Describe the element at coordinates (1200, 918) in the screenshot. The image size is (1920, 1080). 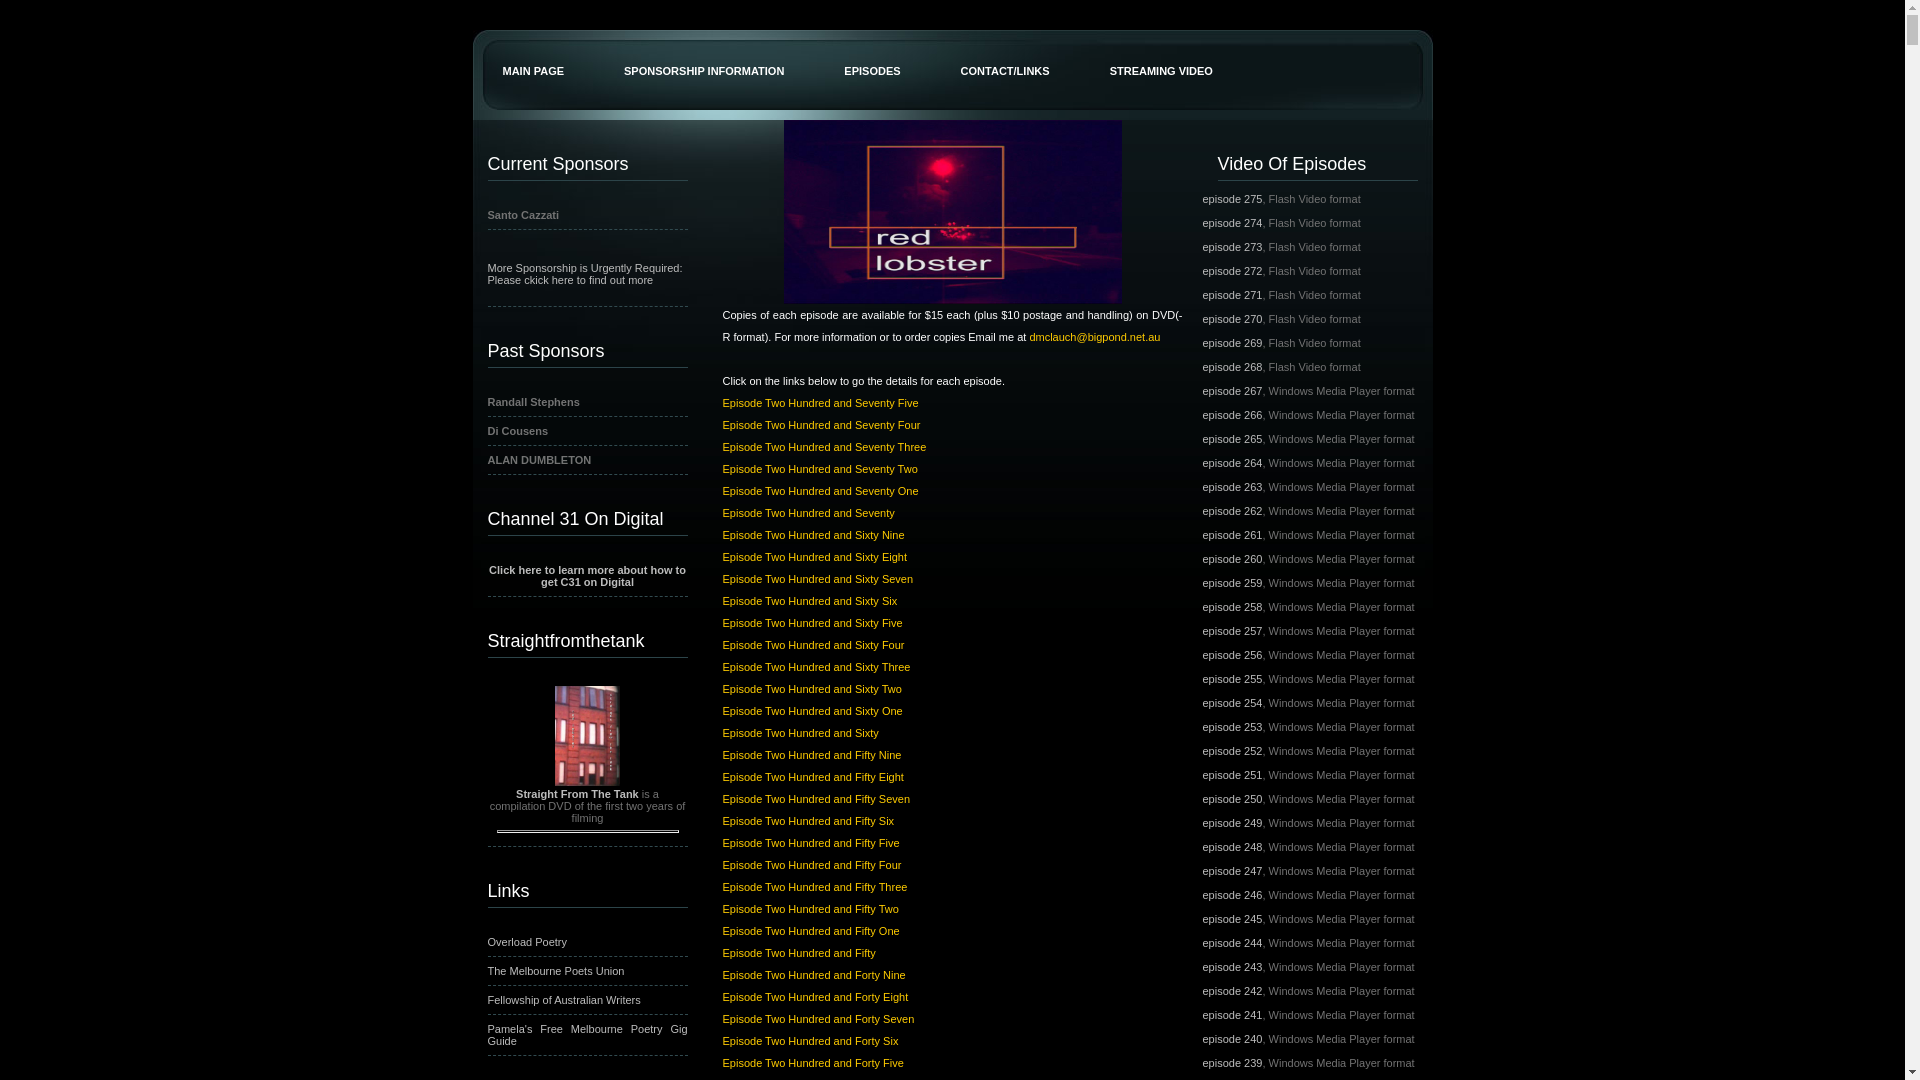
I see `'episode 245'` at that location.